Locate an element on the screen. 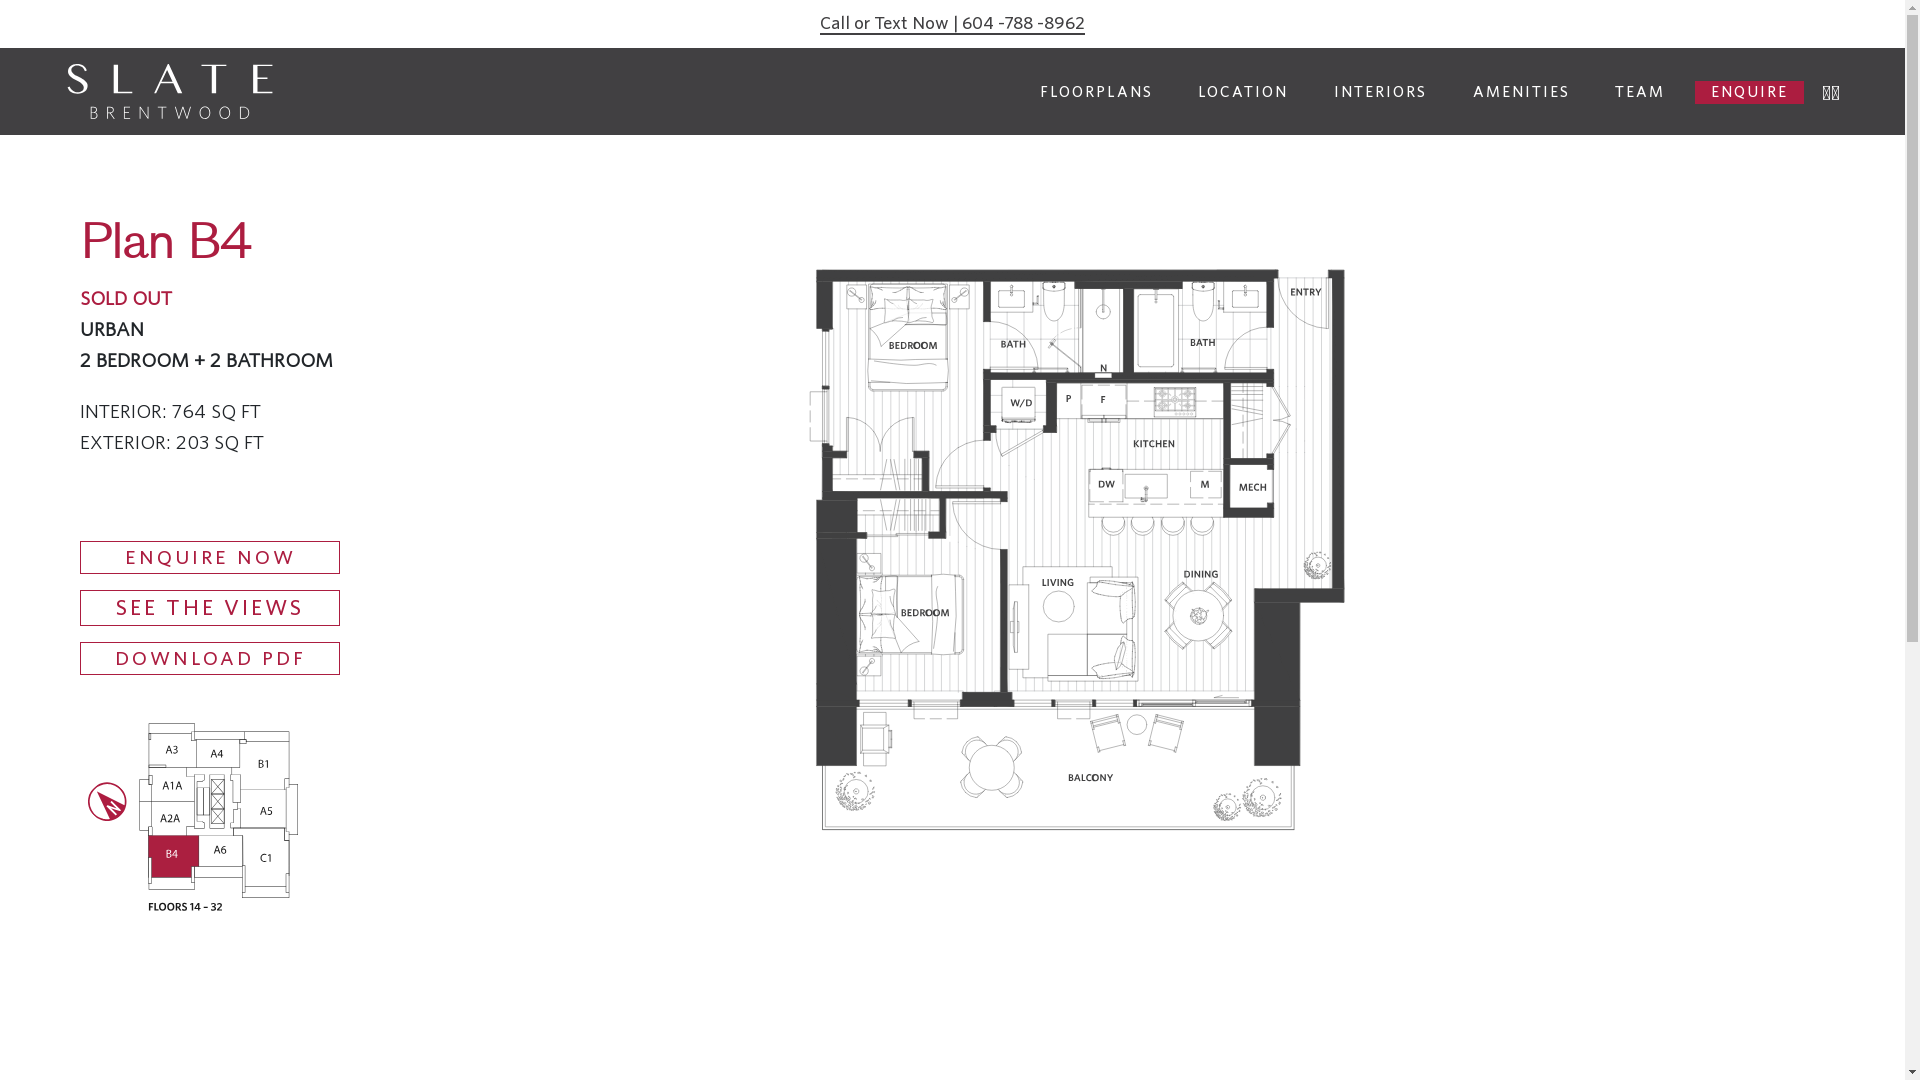  'TEAM' is located at coordinates (1640, 91).